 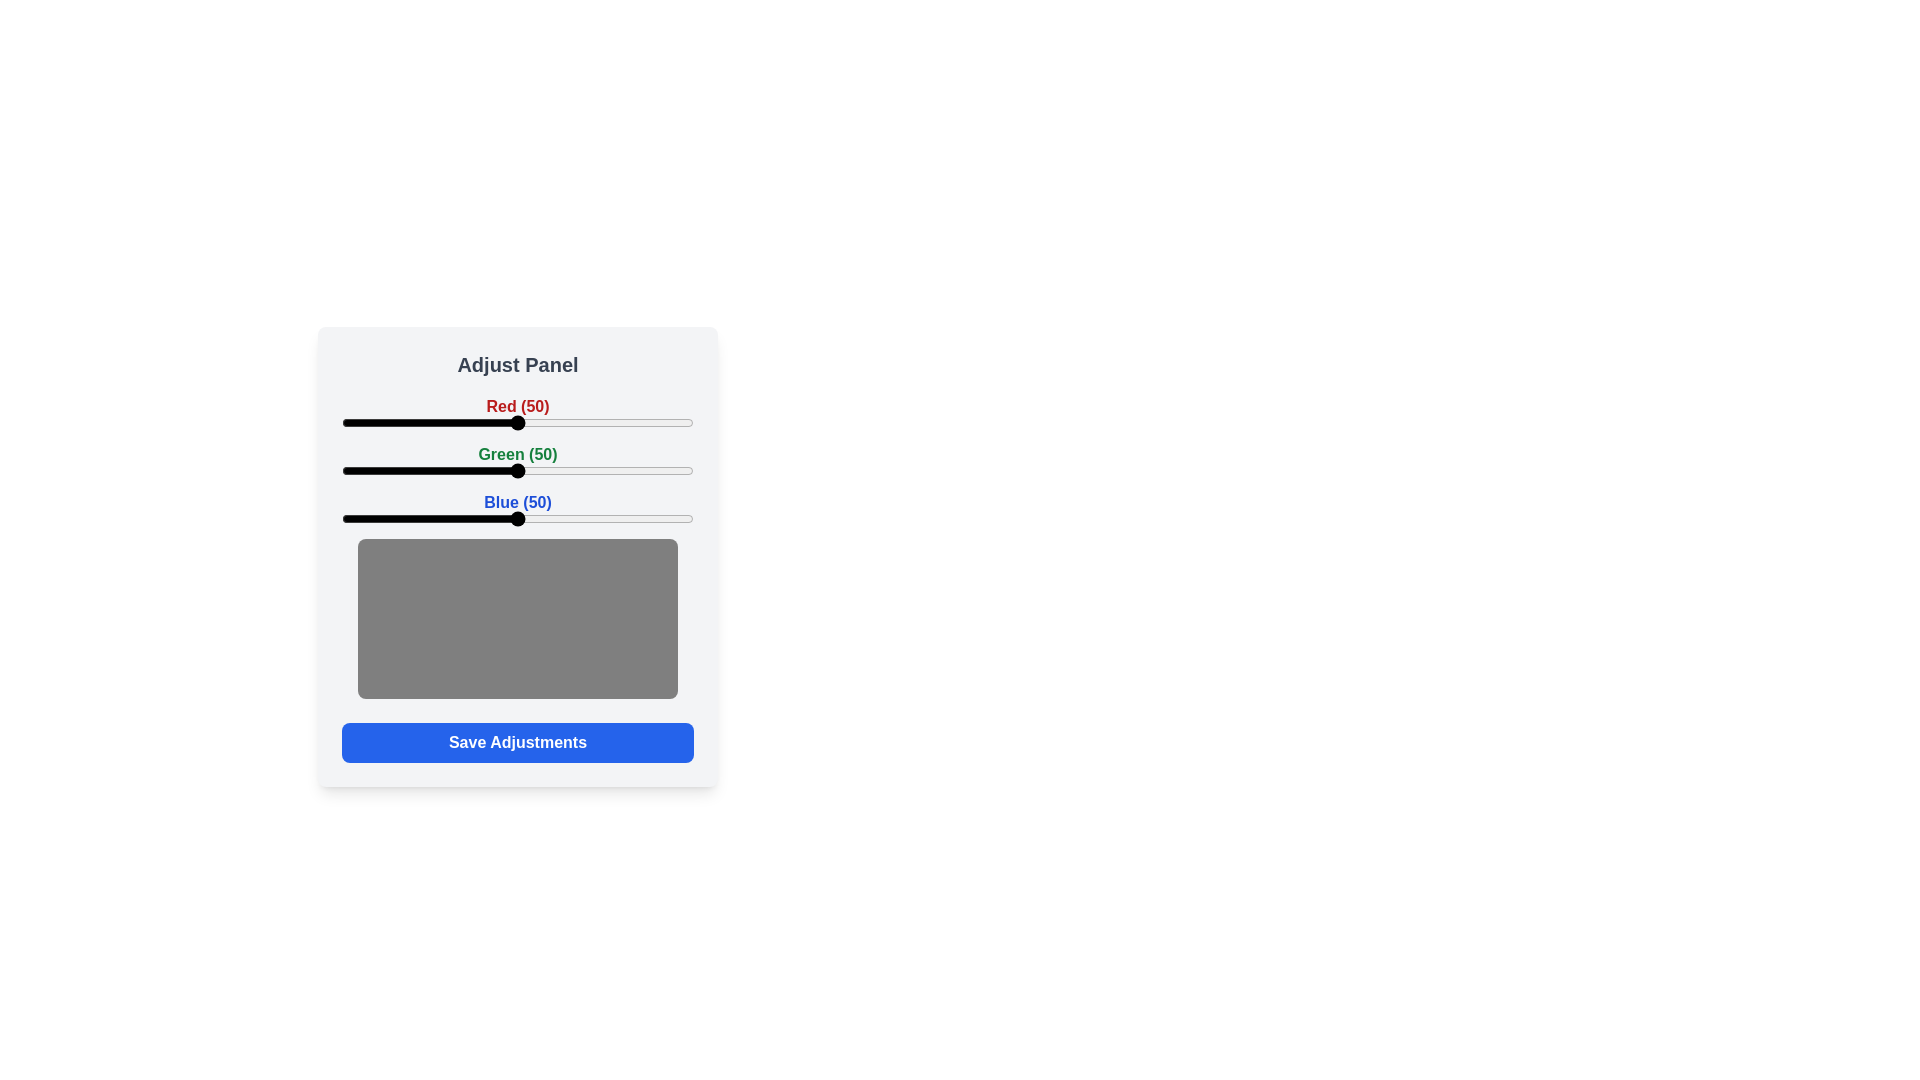 I want to click on the blue slider to 81 percent, so click(x=626, y=518).